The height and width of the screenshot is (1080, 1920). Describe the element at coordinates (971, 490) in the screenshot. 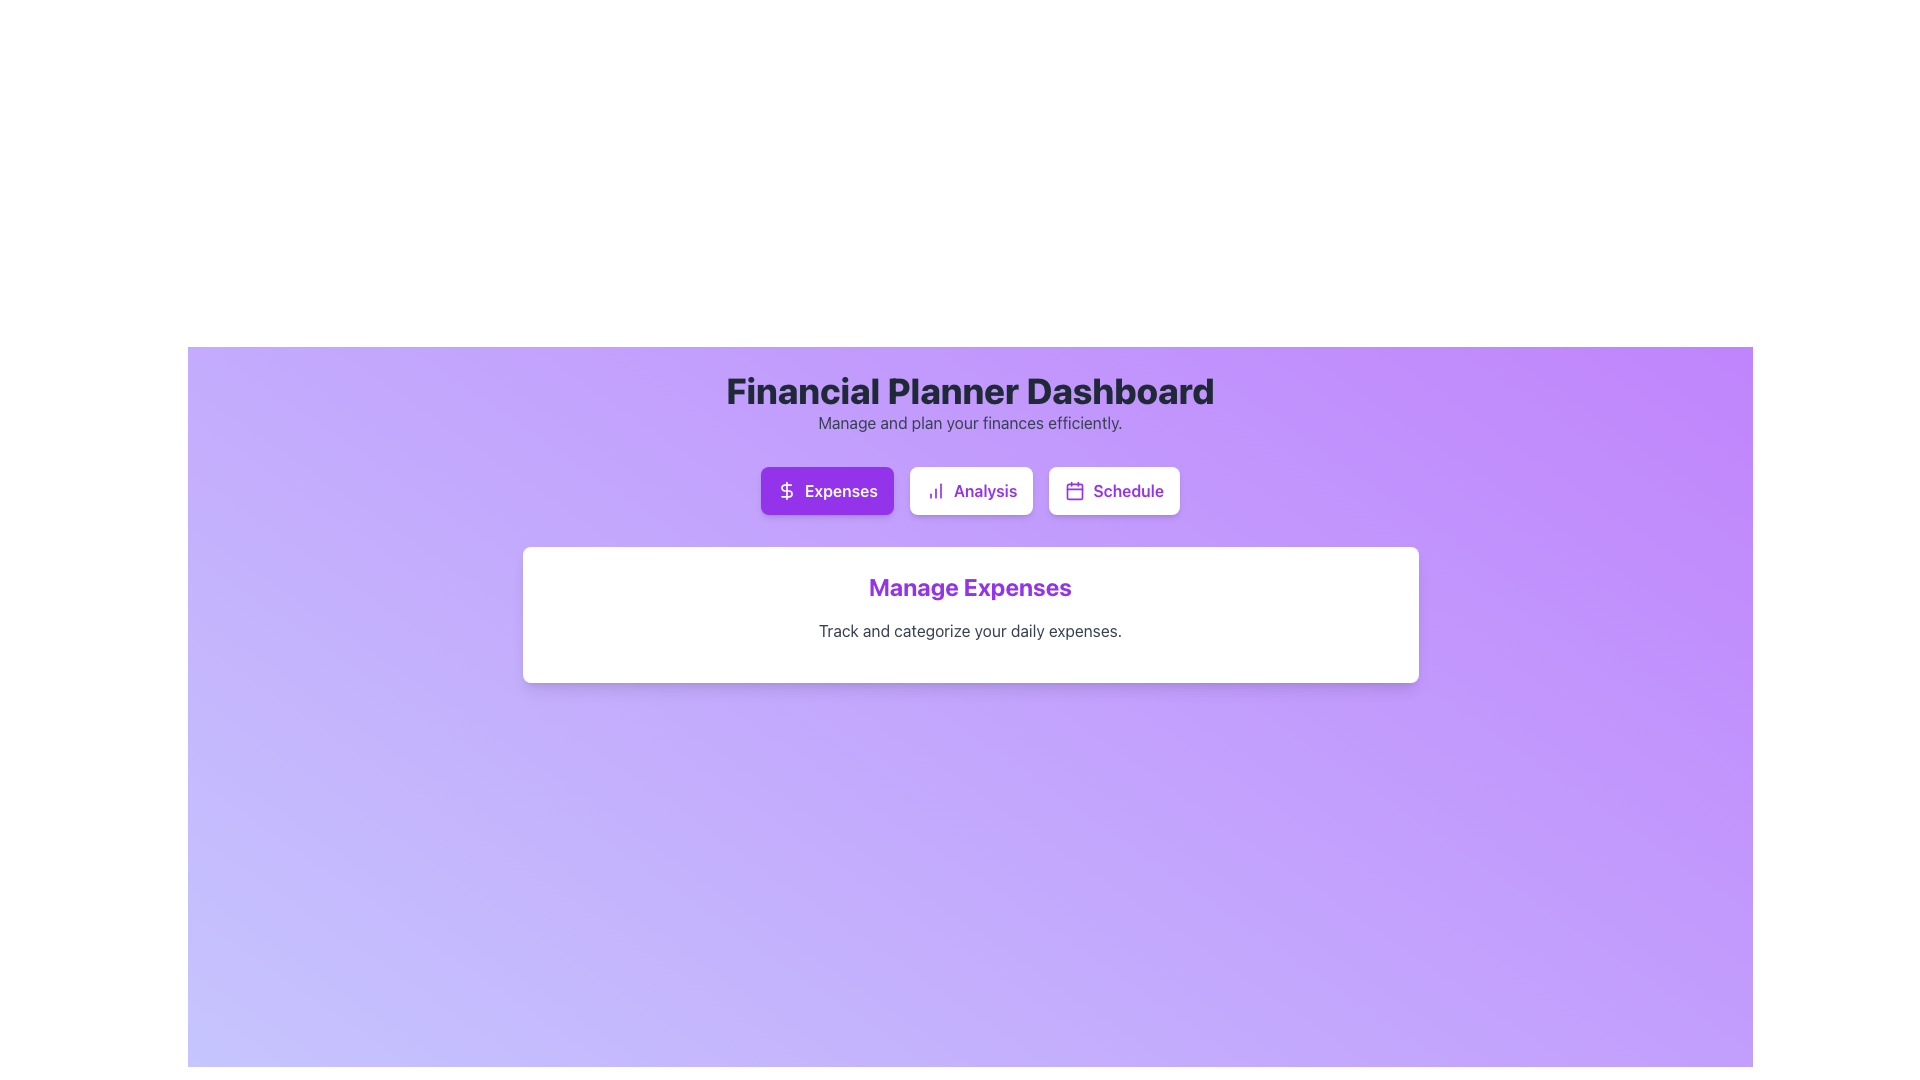

I see `the middle navigation button` at that location.